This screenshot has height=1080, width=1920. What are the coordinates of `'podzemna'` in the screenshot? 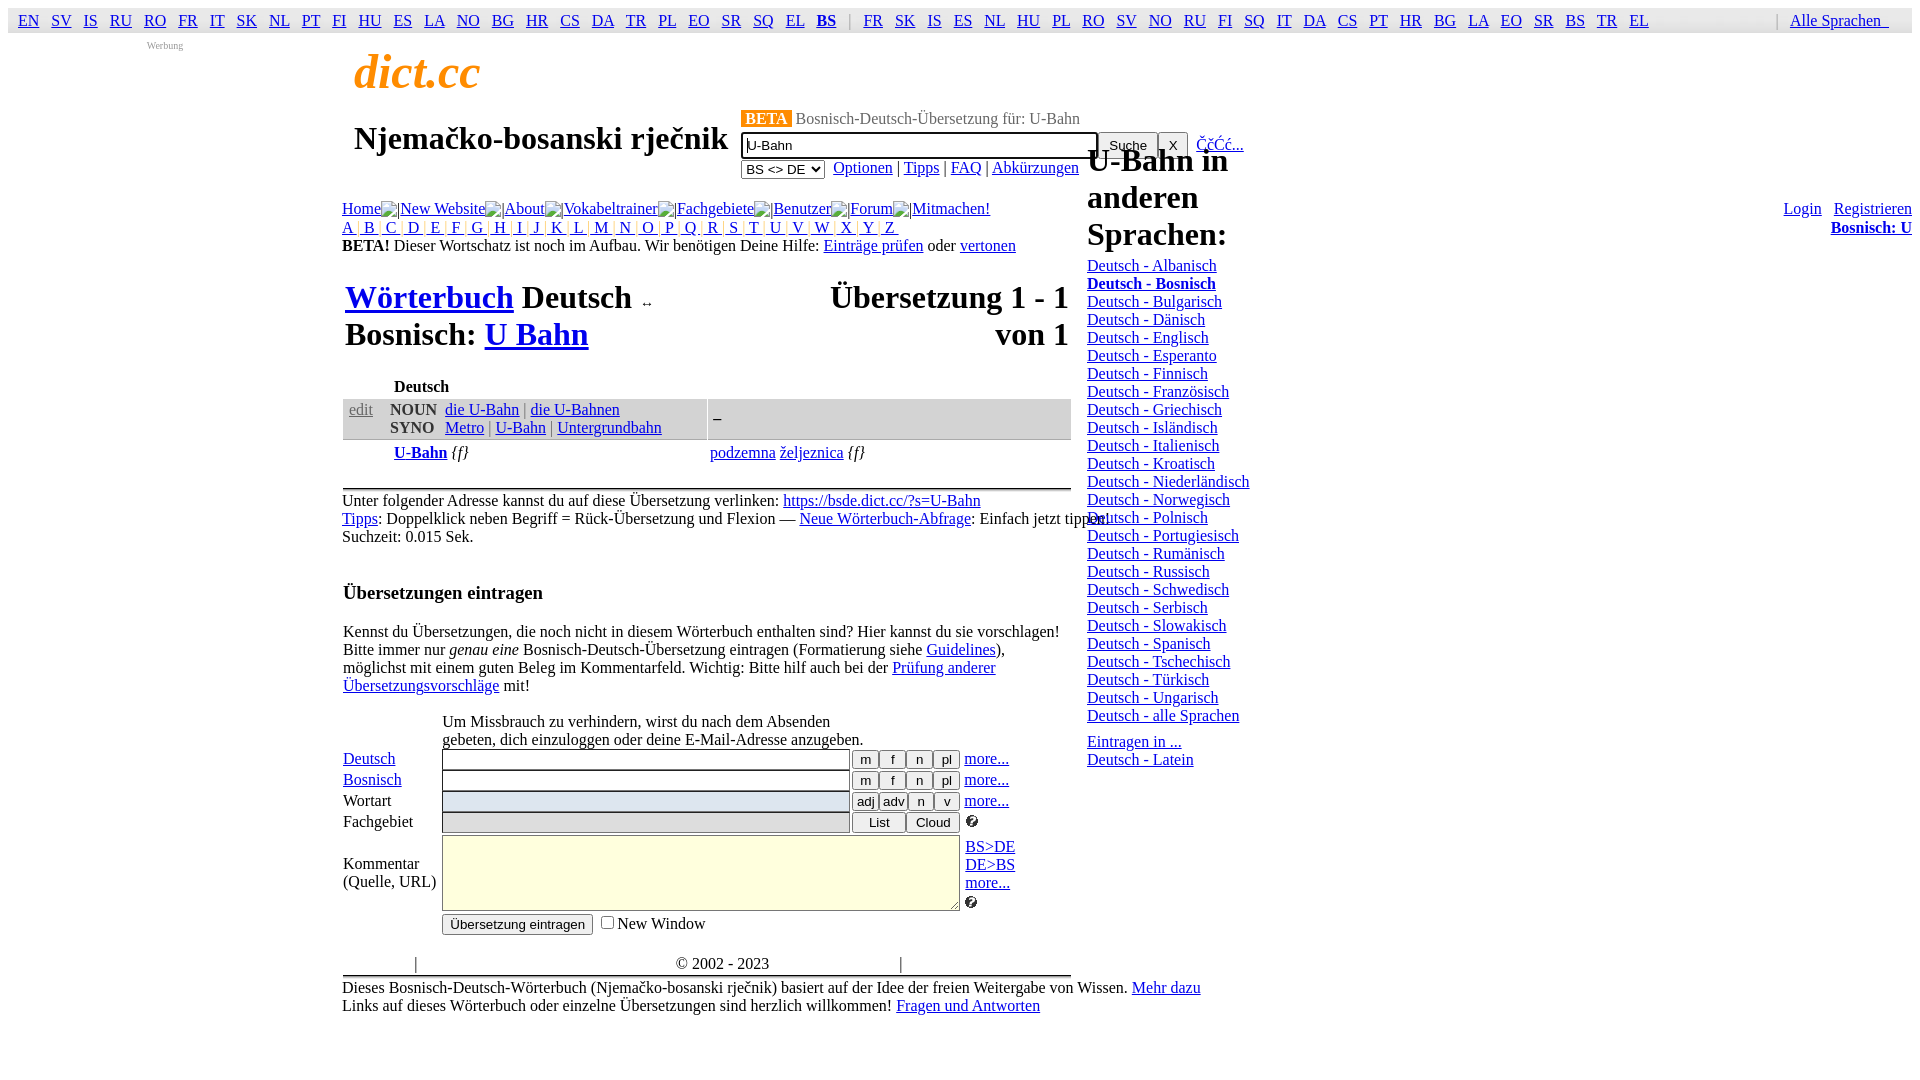 It's located at (742, 452).